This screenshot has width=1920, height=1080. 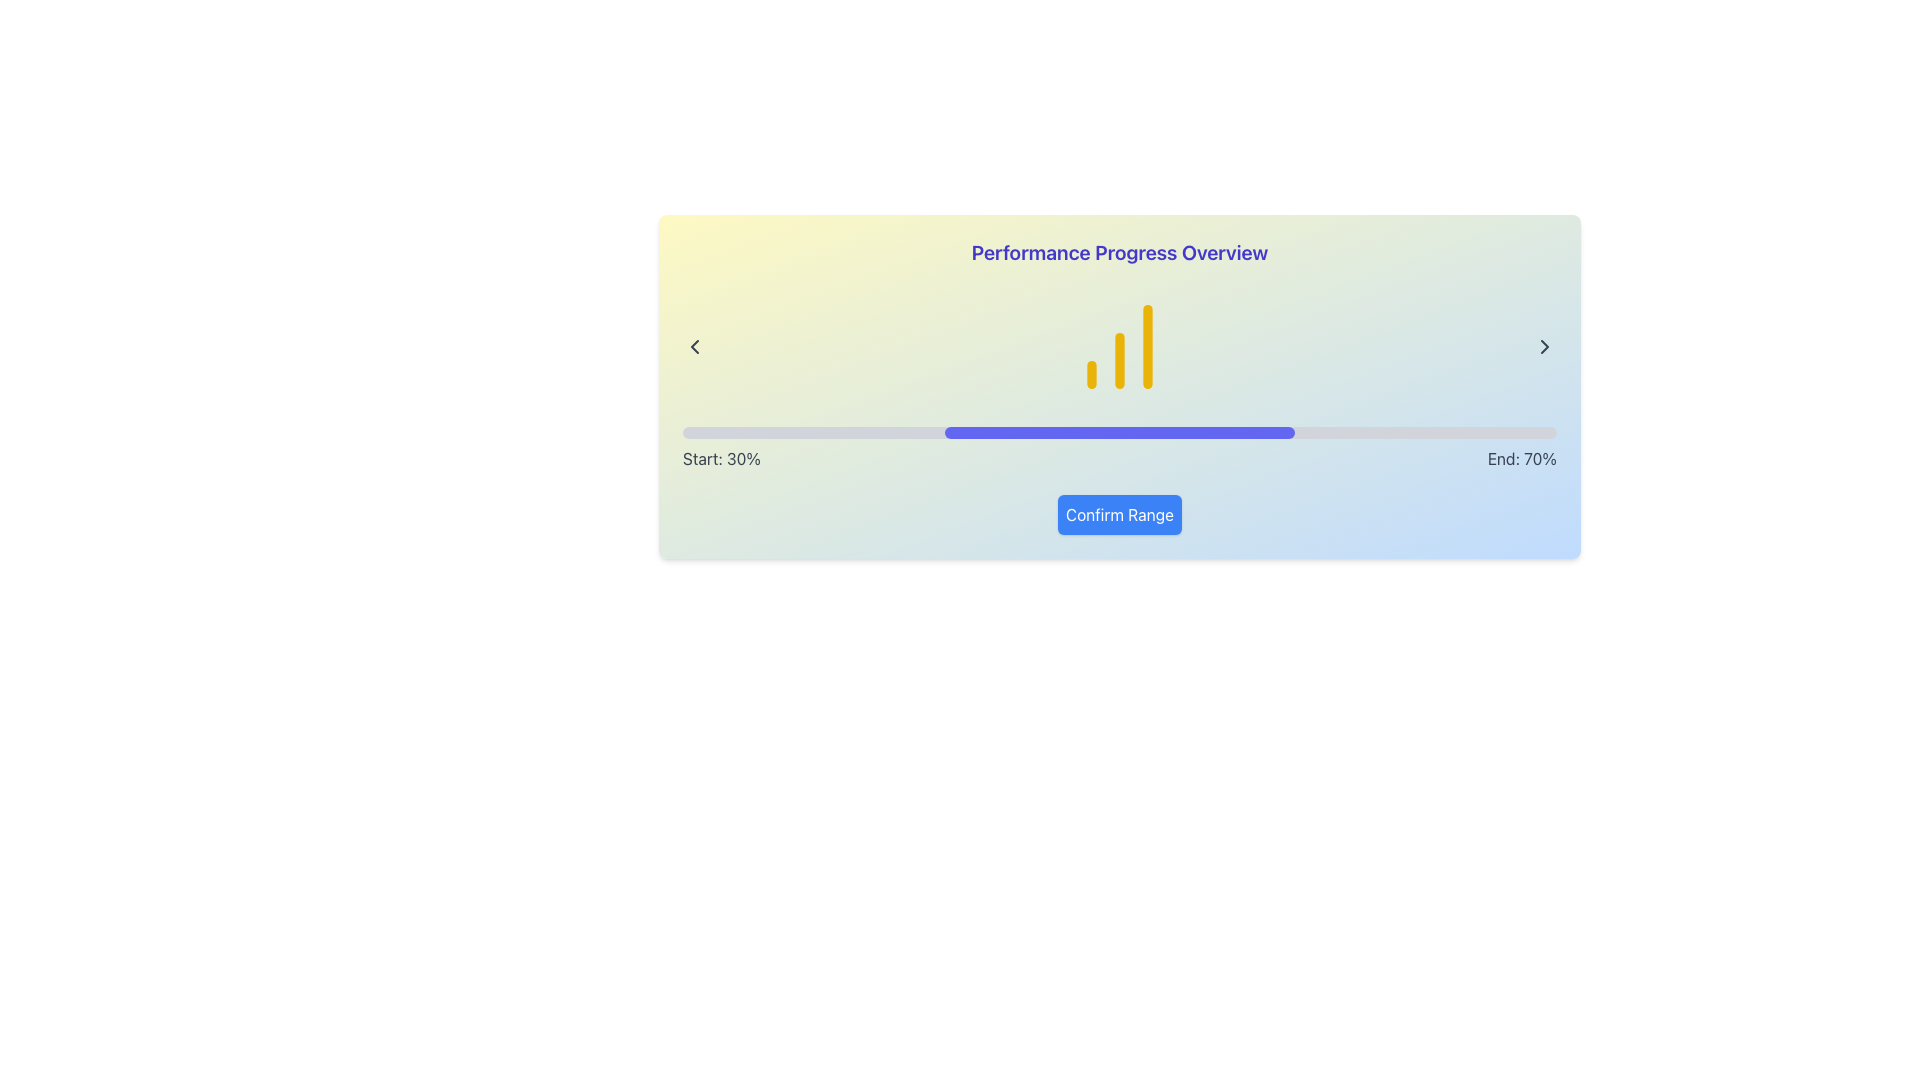 I want to click on the Visual Chart Icon, which is centrally located between the navigation icons, with the text 'Performance Progress Overview' above it, so click(x=1118, y=346).